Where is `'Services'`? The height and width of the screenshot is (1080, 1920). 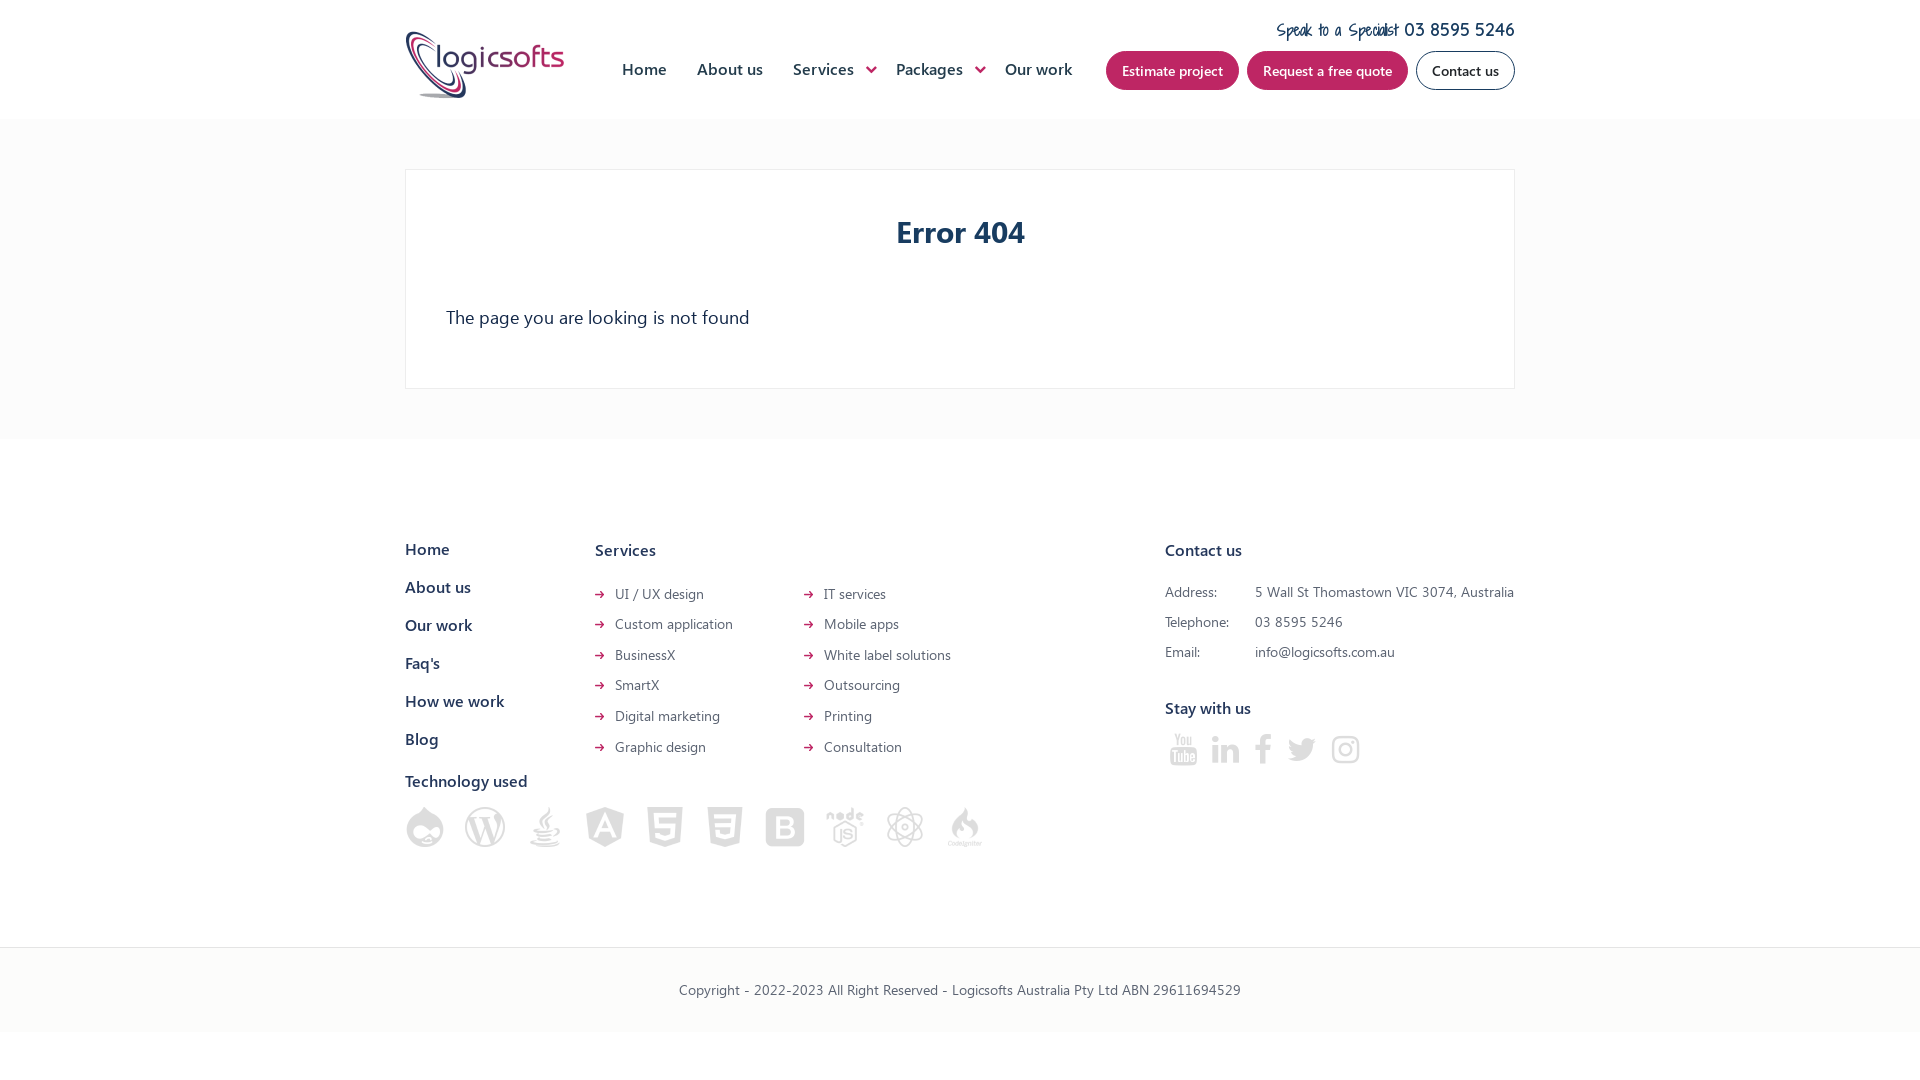
'Services' is located at coordinates (823, 67).